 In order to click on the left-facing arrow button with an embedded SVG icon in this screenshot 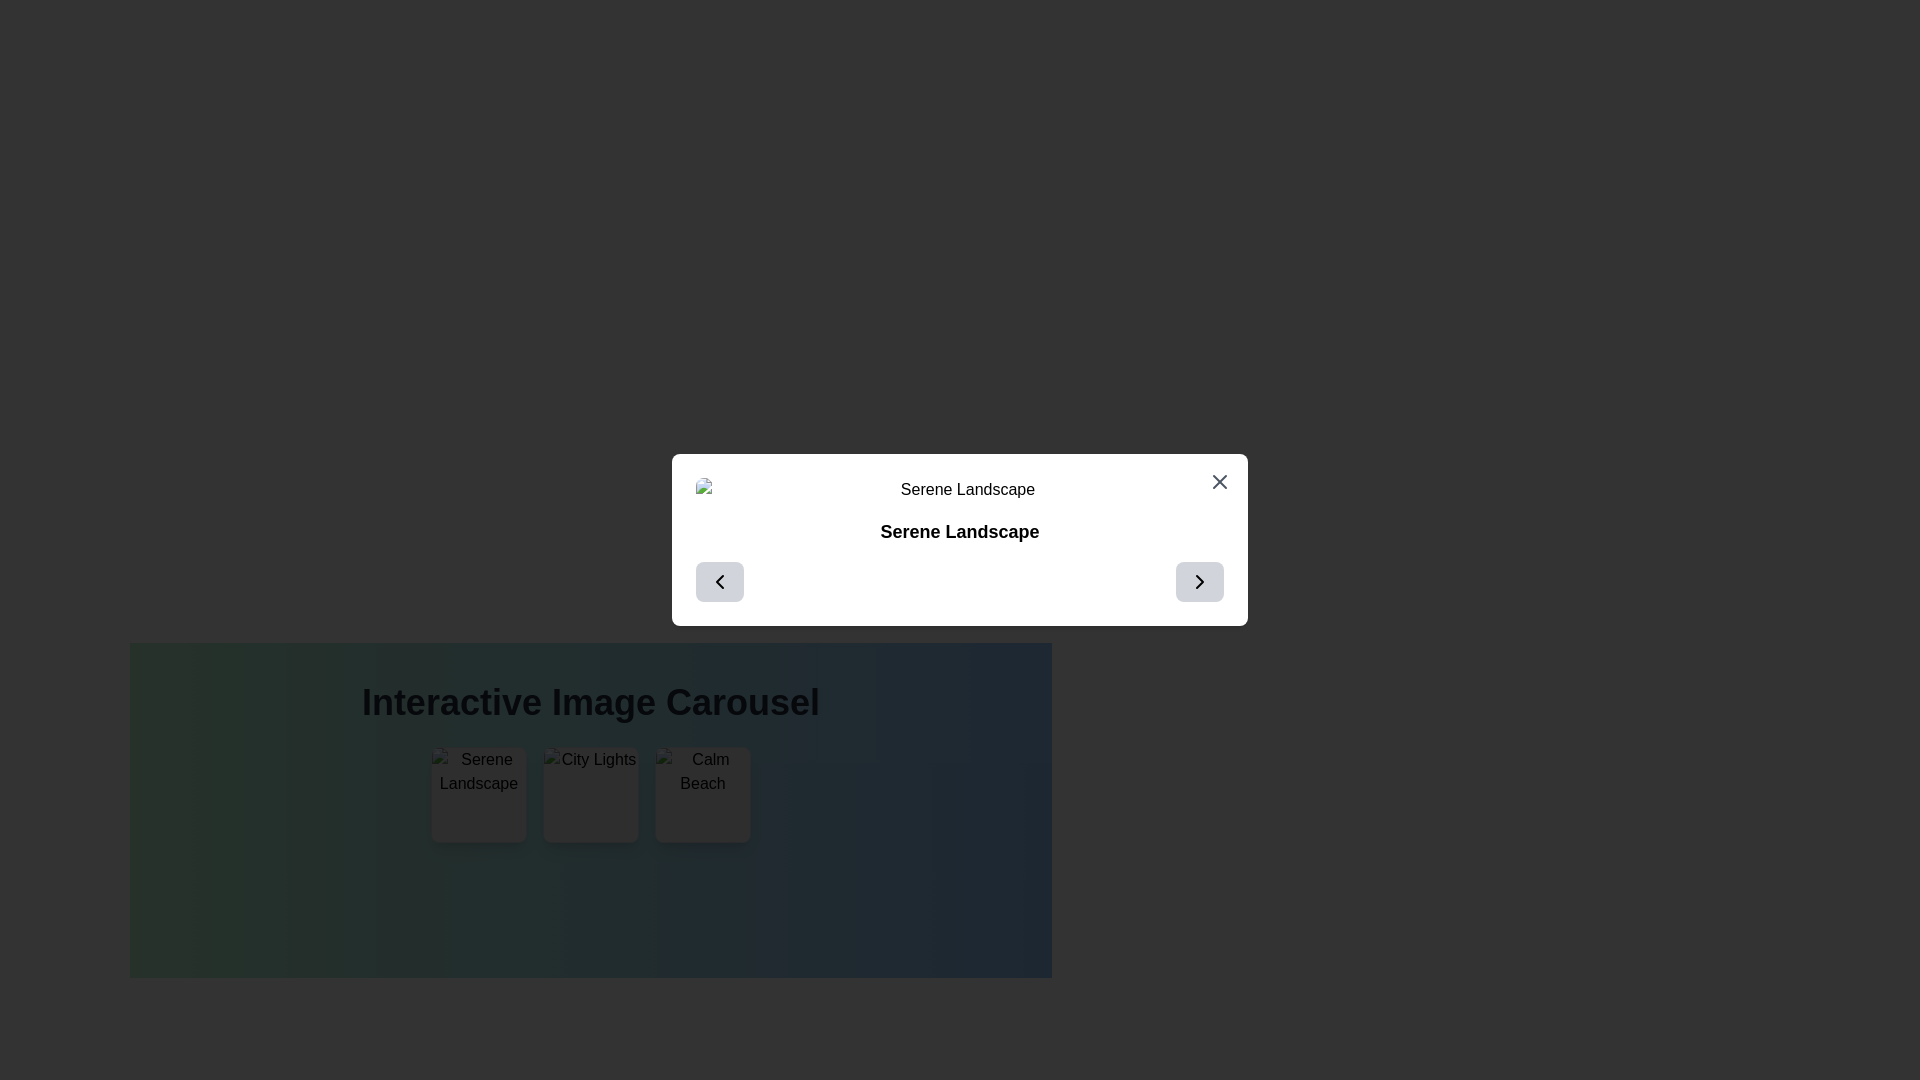, I will do `click(720, 582)`.